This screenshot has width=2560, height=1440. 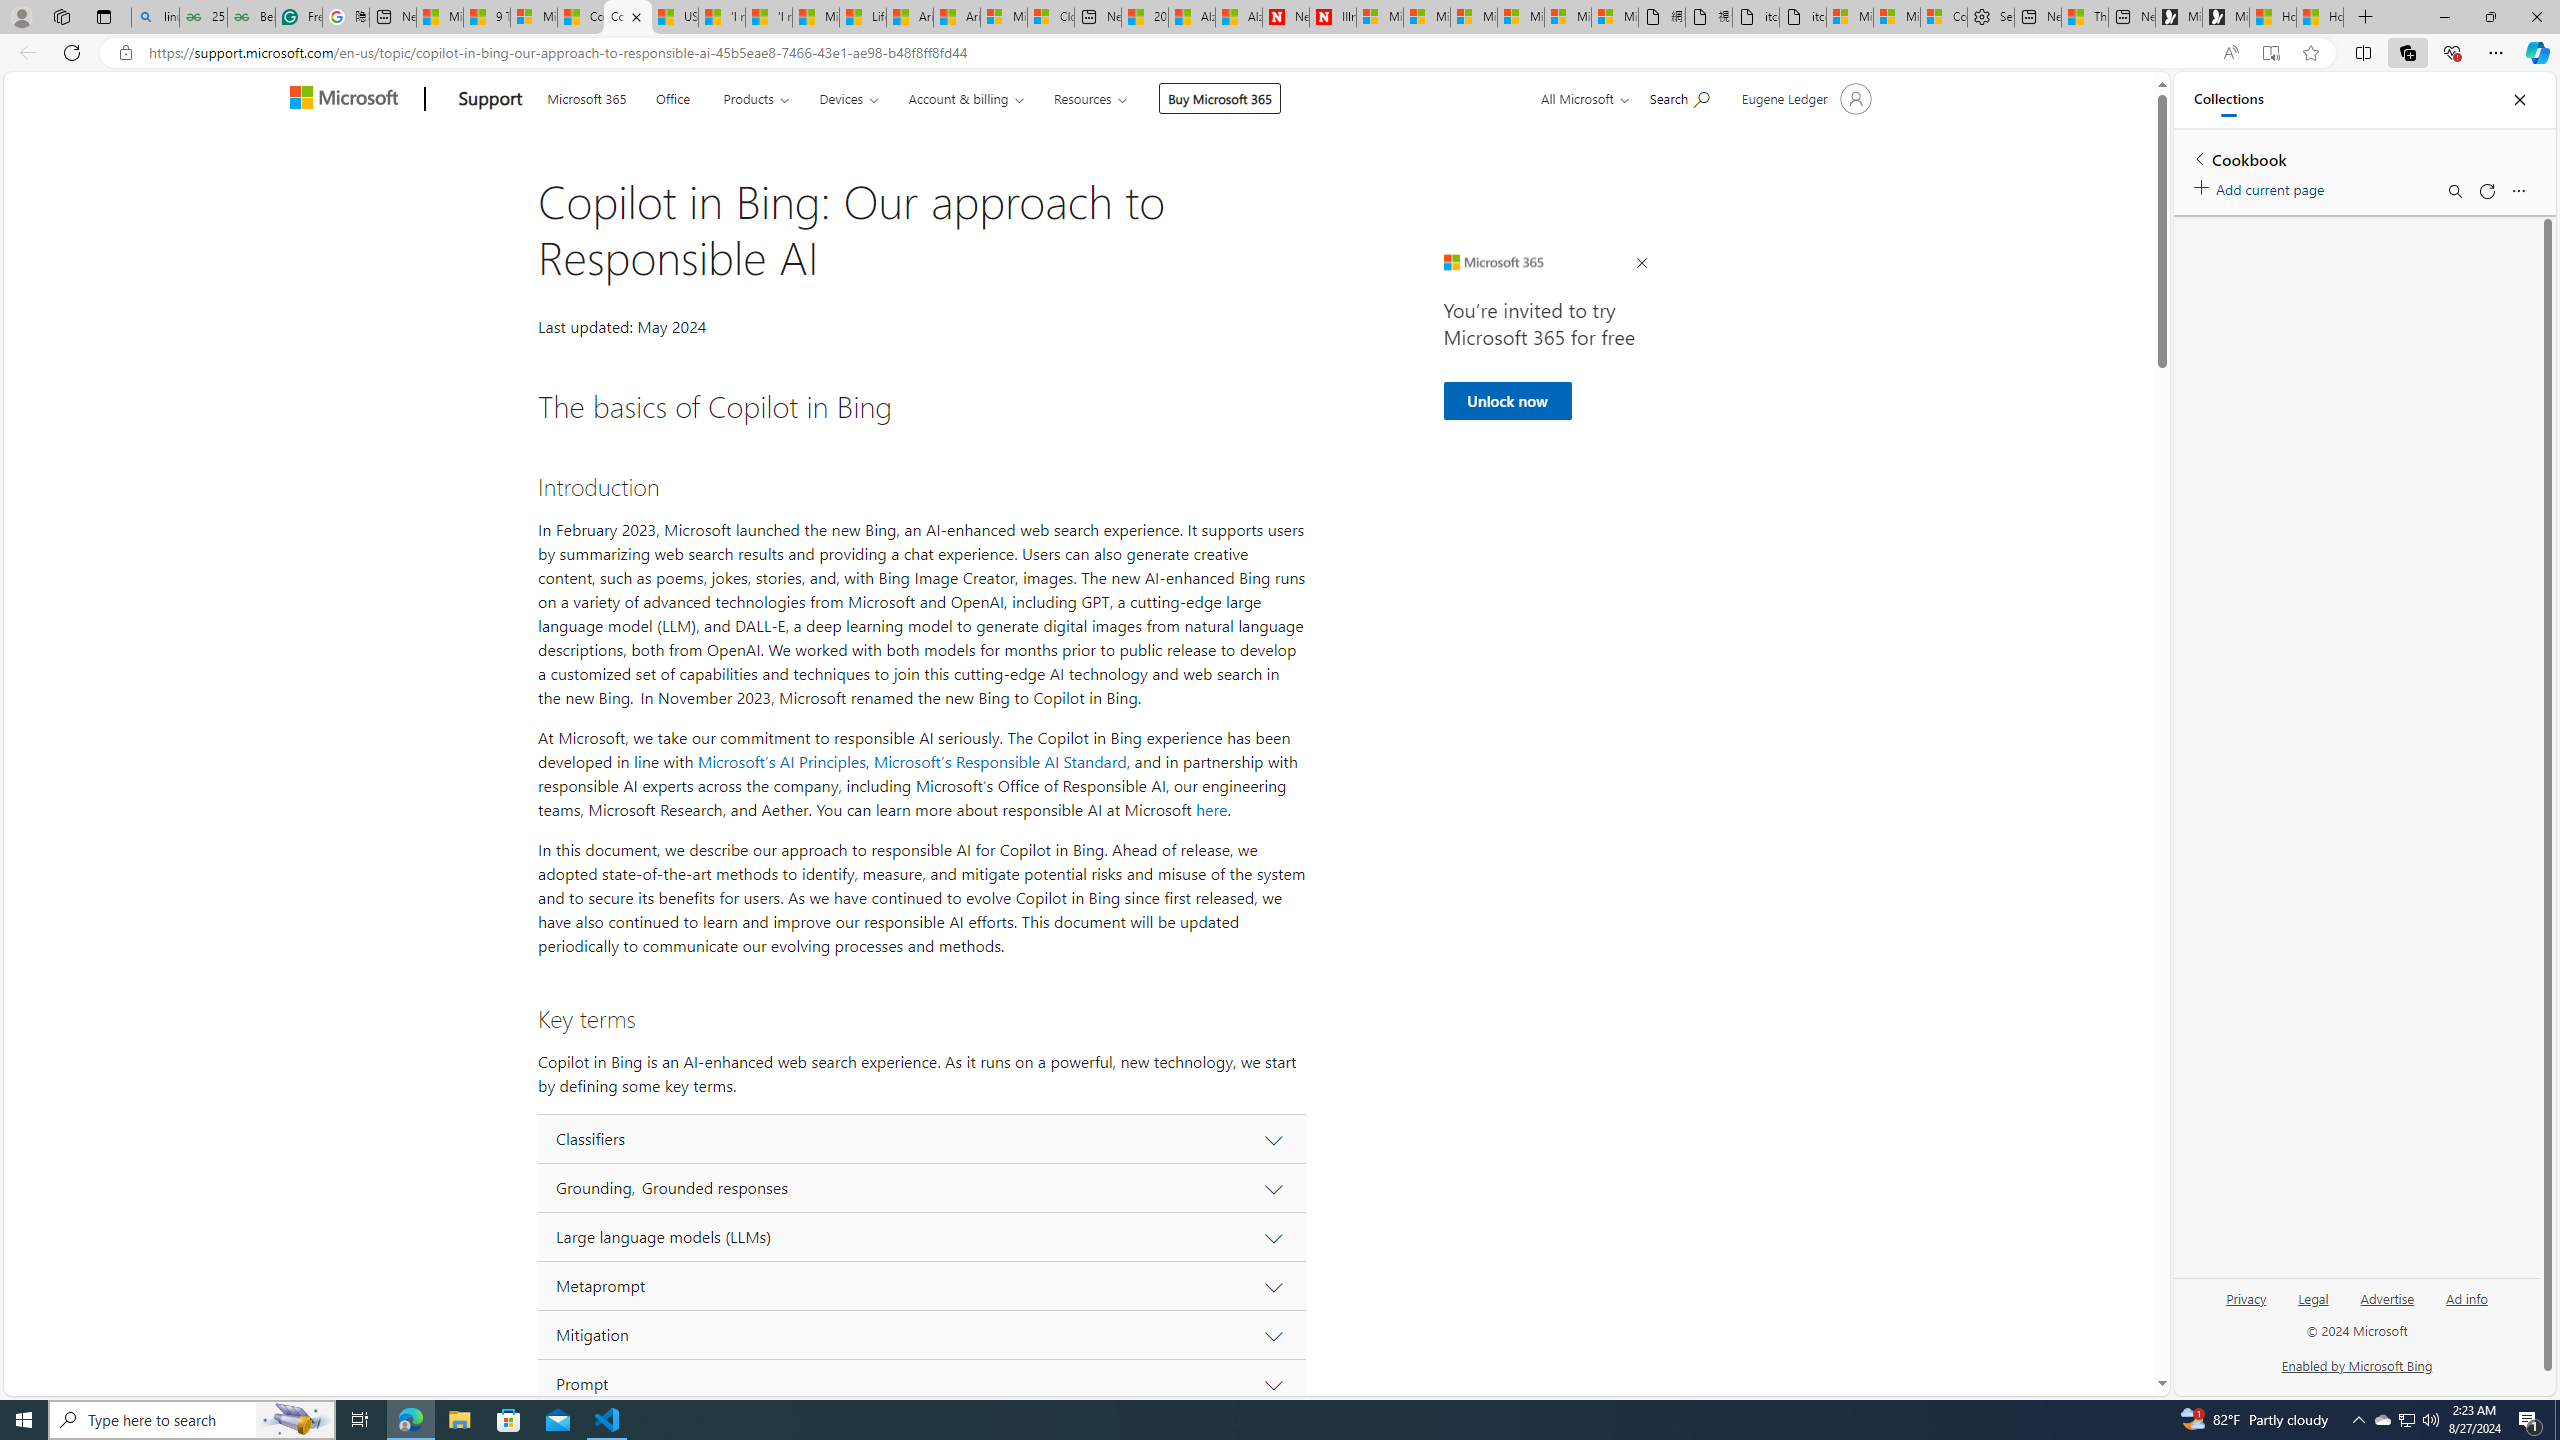 I want to click on 'Office', so click(x=672, y=96).